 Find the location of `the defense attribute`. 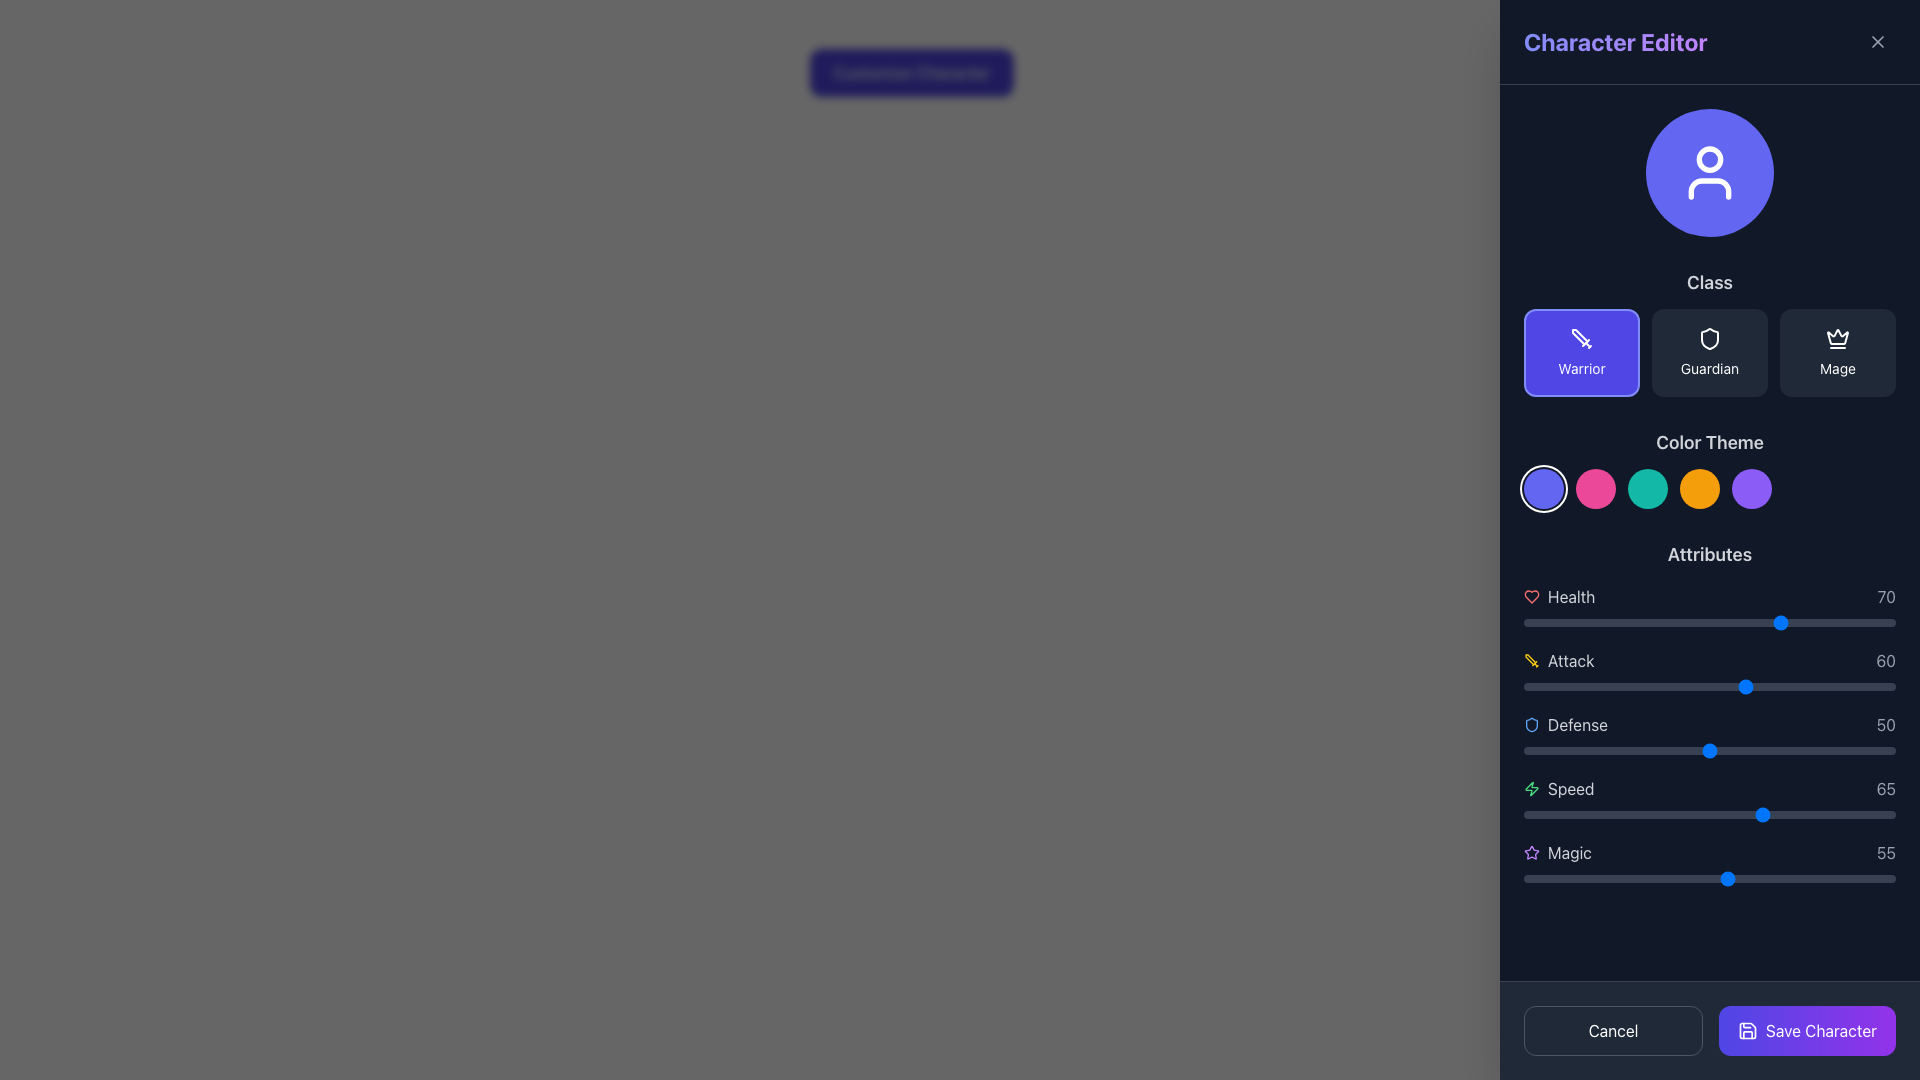

the defense attribute is located at coordinates (1657, 751).